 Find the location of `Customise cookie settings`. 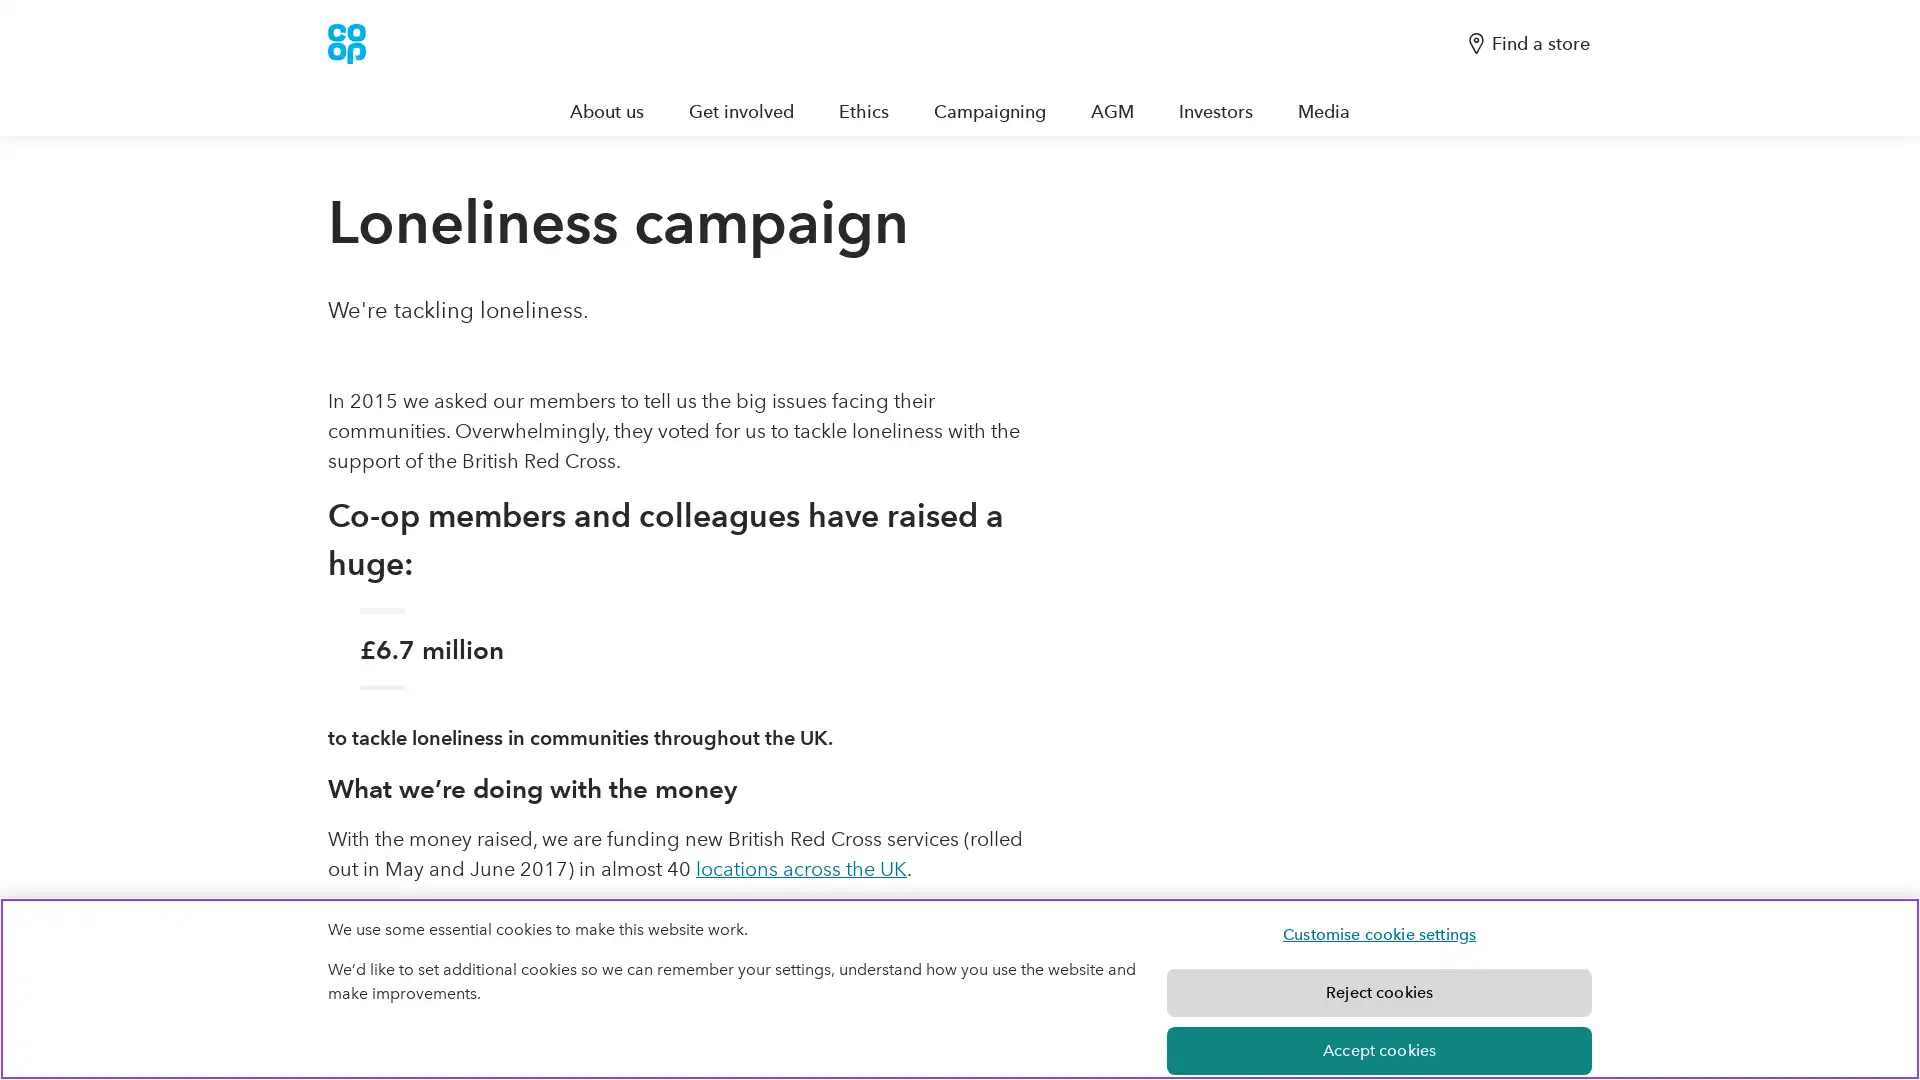

Customise cookie settings is located at coordinates (1377, 934).